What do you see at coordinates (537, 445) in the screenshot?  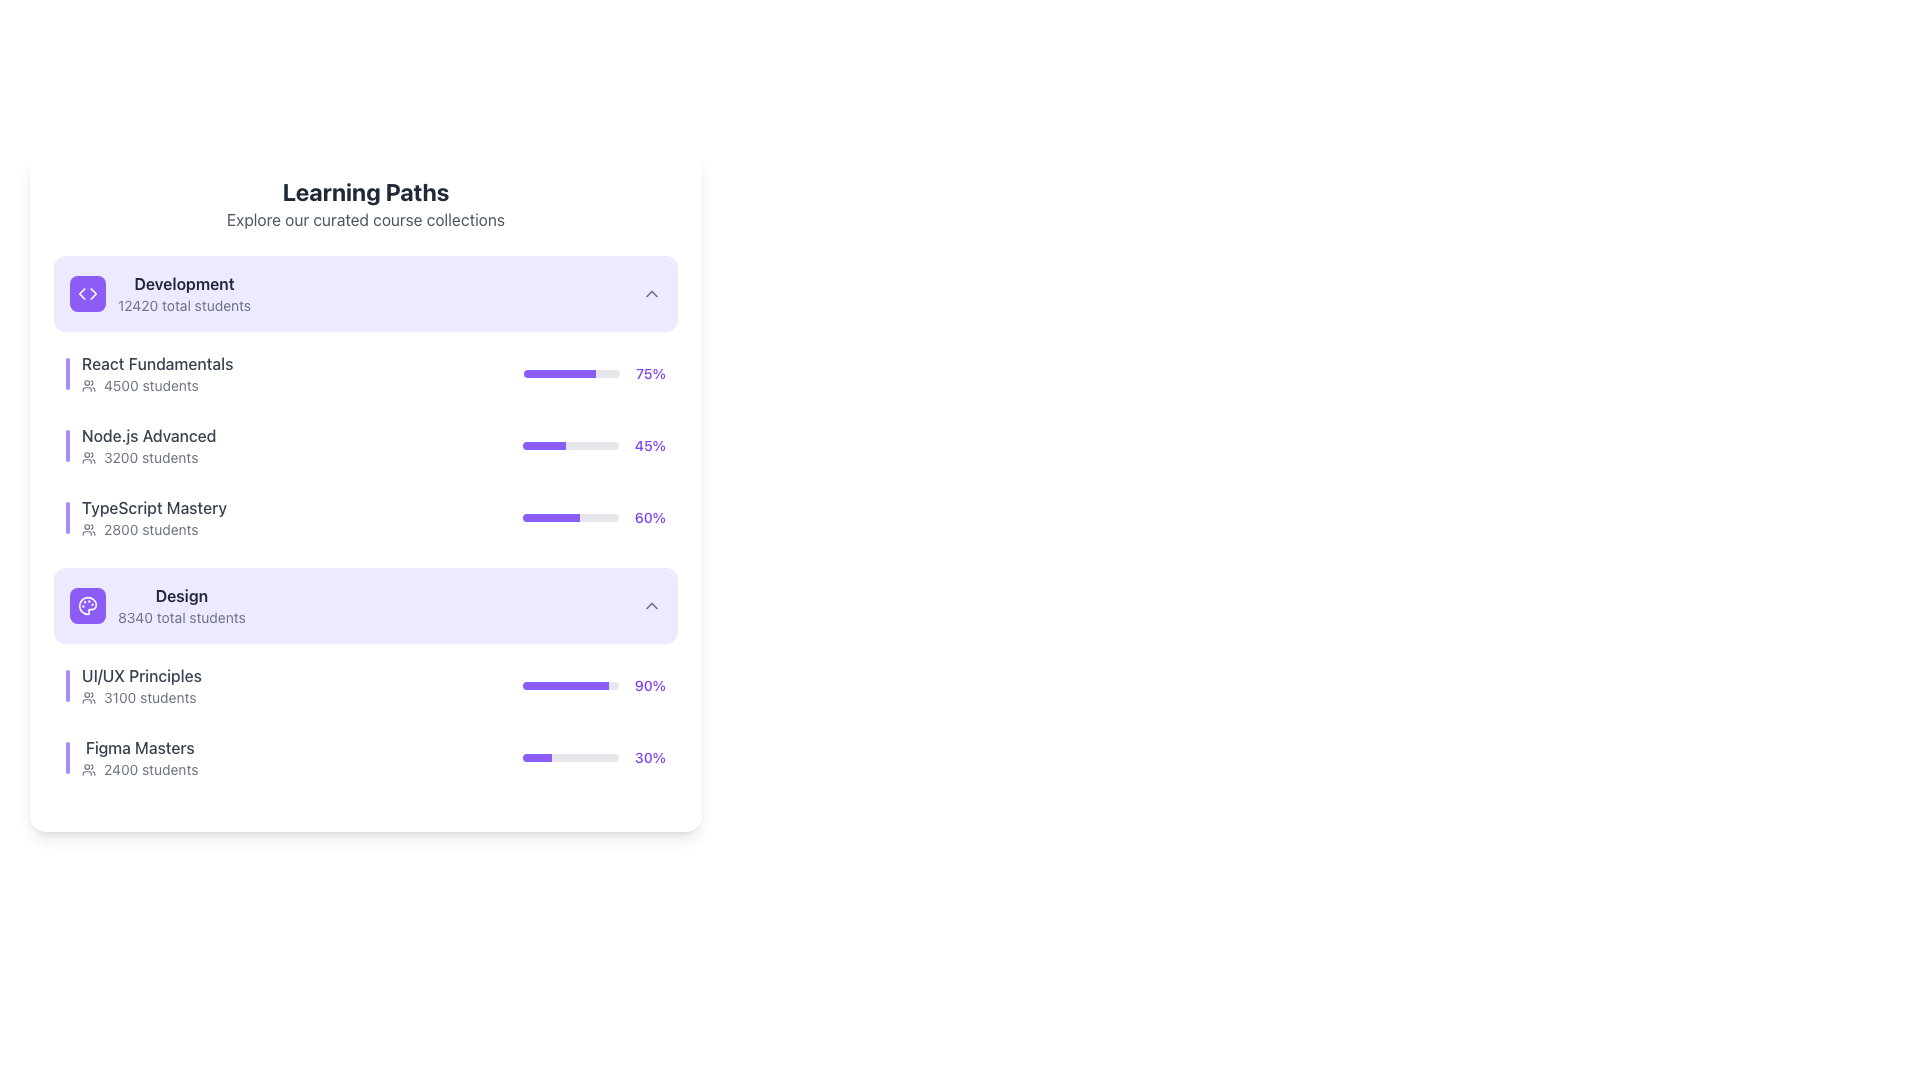 I see `progress` at bounding box center [537, 445].